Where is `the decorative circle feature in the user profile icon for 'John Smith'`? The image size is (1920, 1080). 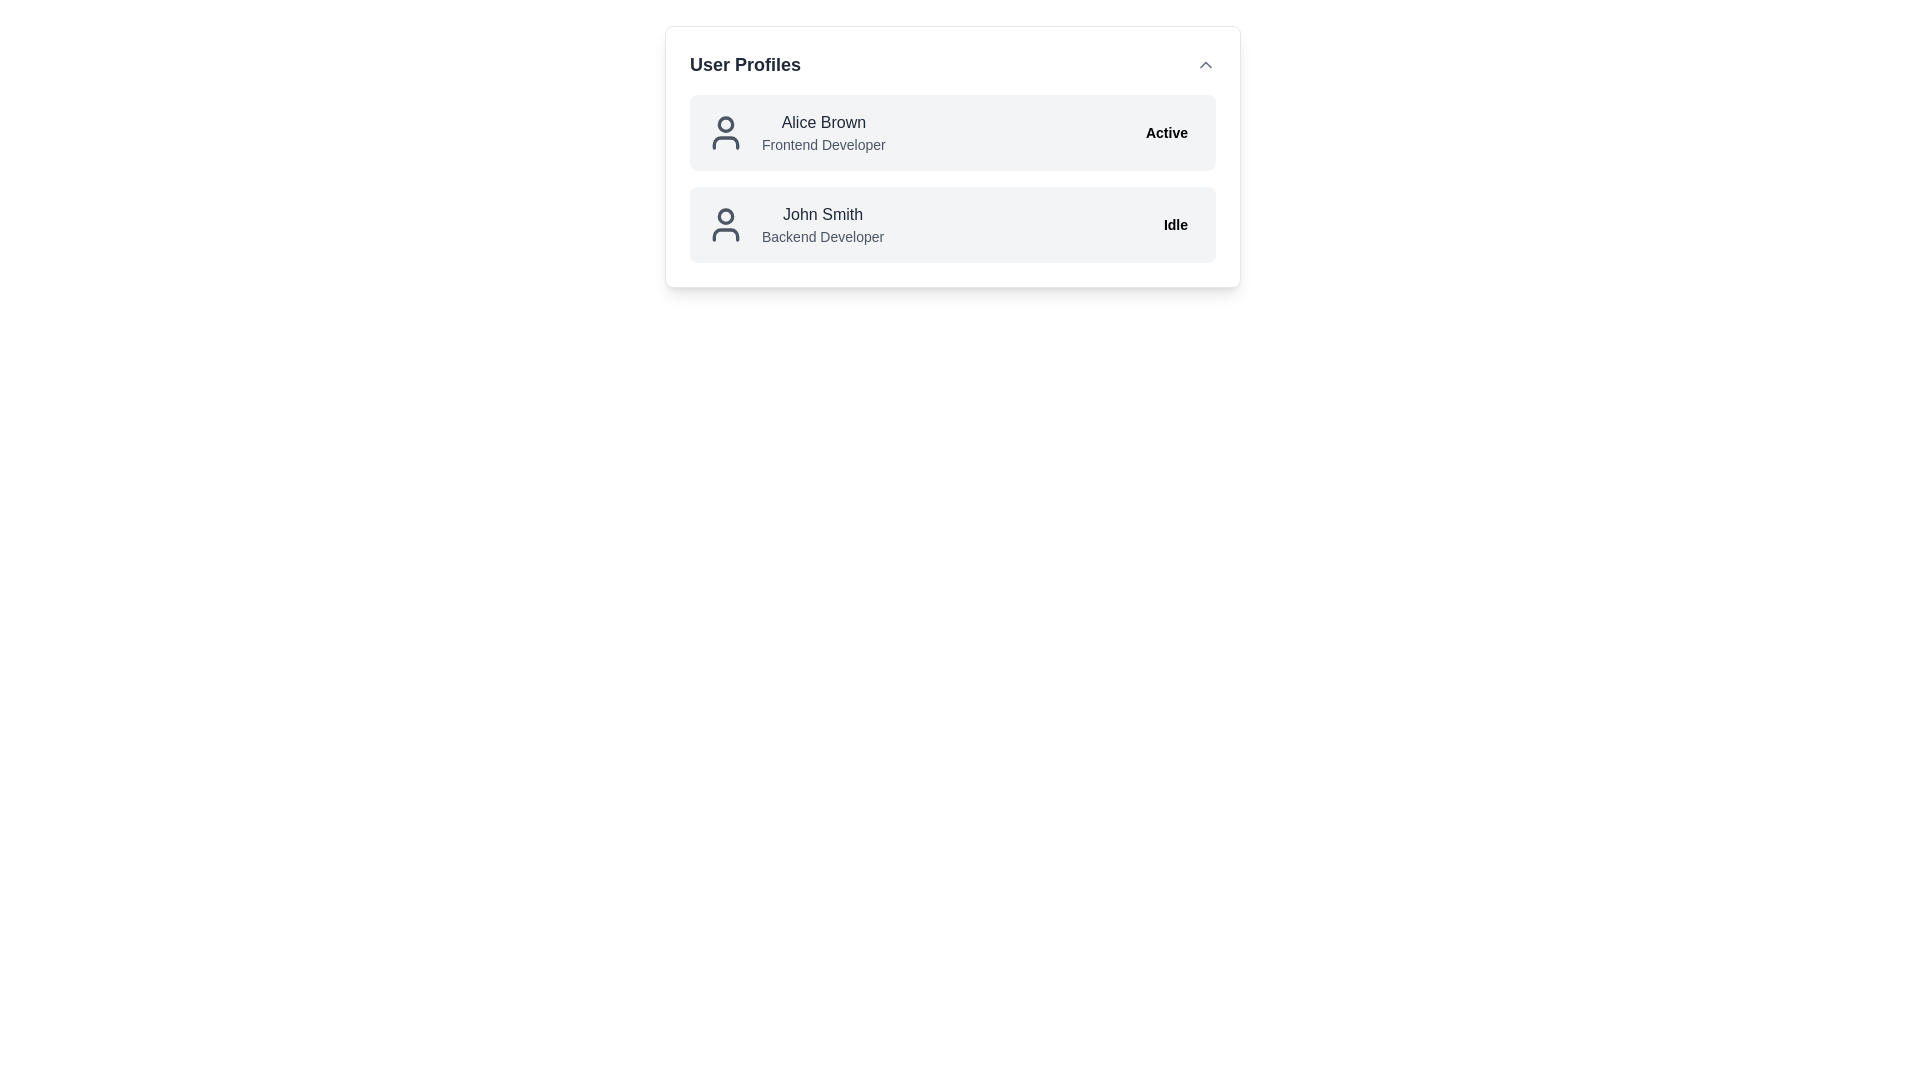
the decorative circle feature in the user profile icon for 'John Smith' is located at coordinates (724, 216).